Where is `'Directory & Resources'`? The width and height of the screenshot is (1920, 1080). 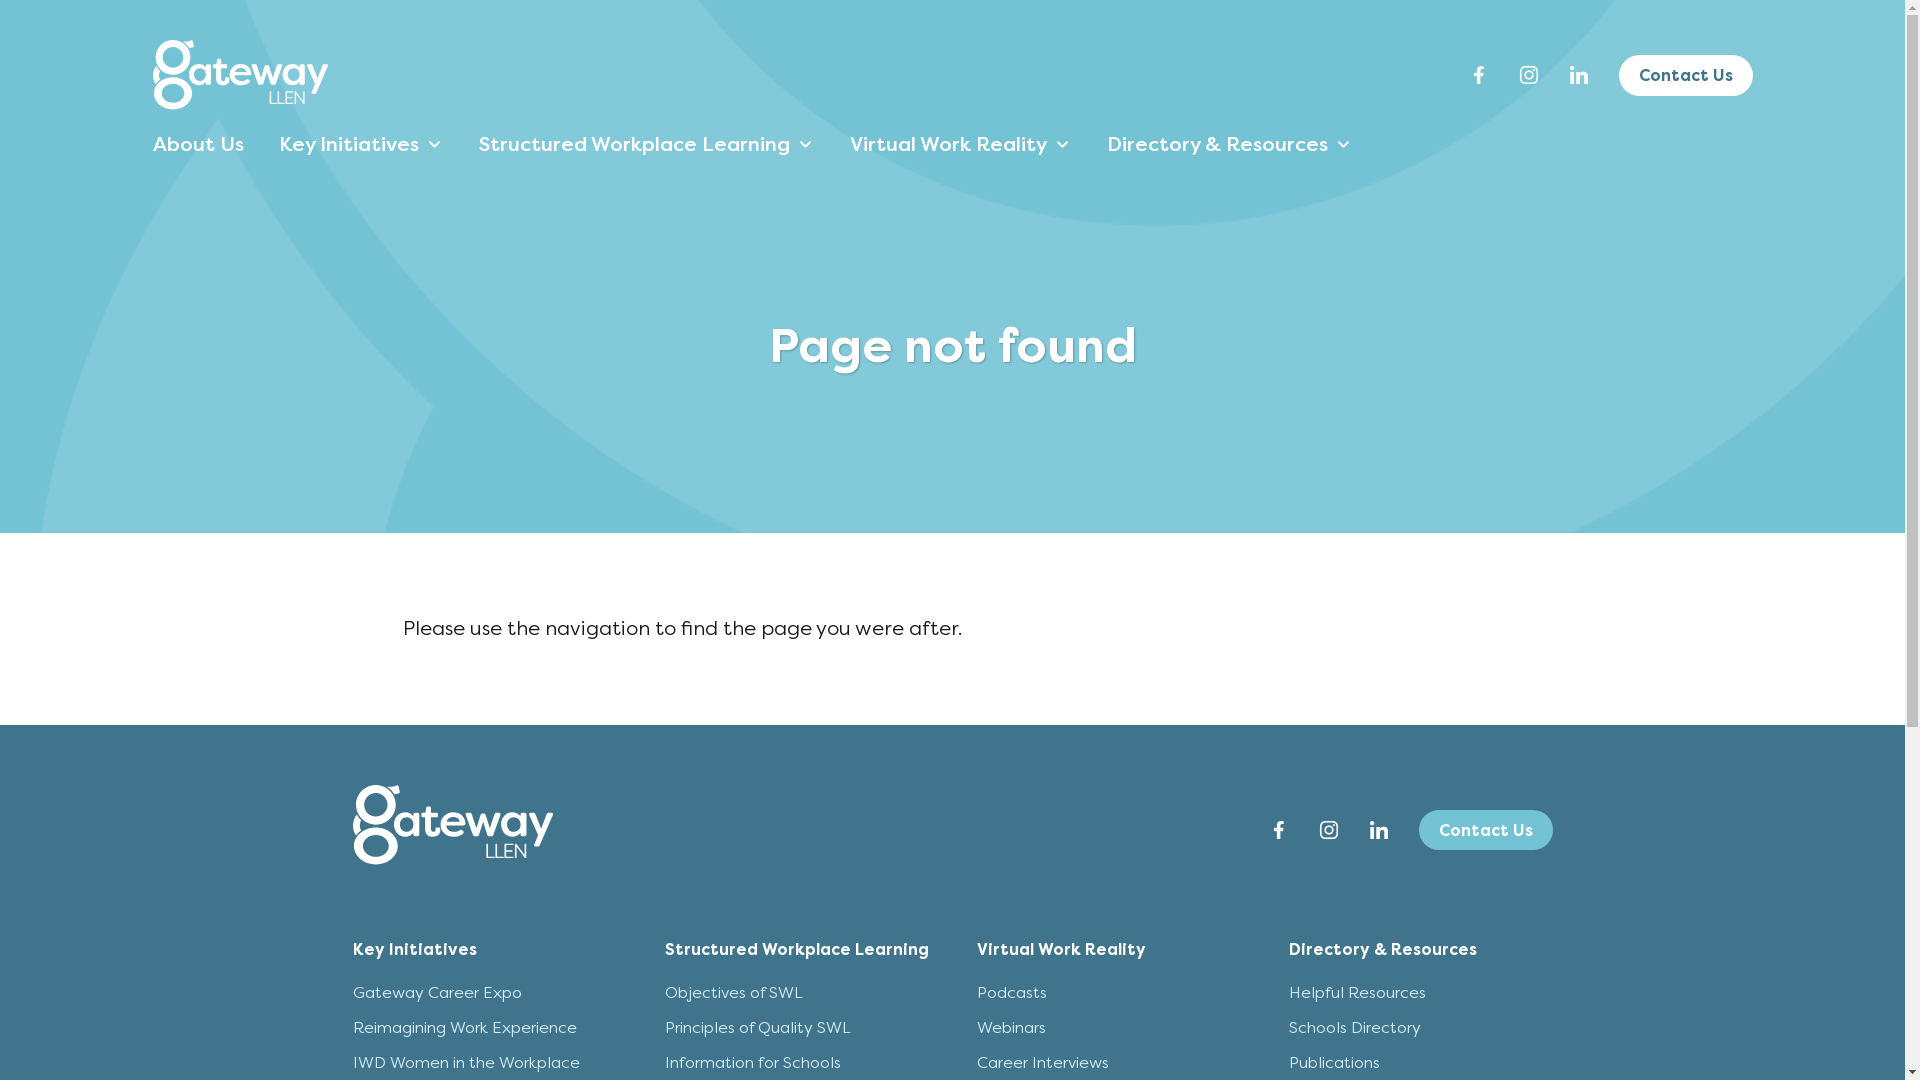 'Directory & Resources' is located at coordinates (1381, 948).